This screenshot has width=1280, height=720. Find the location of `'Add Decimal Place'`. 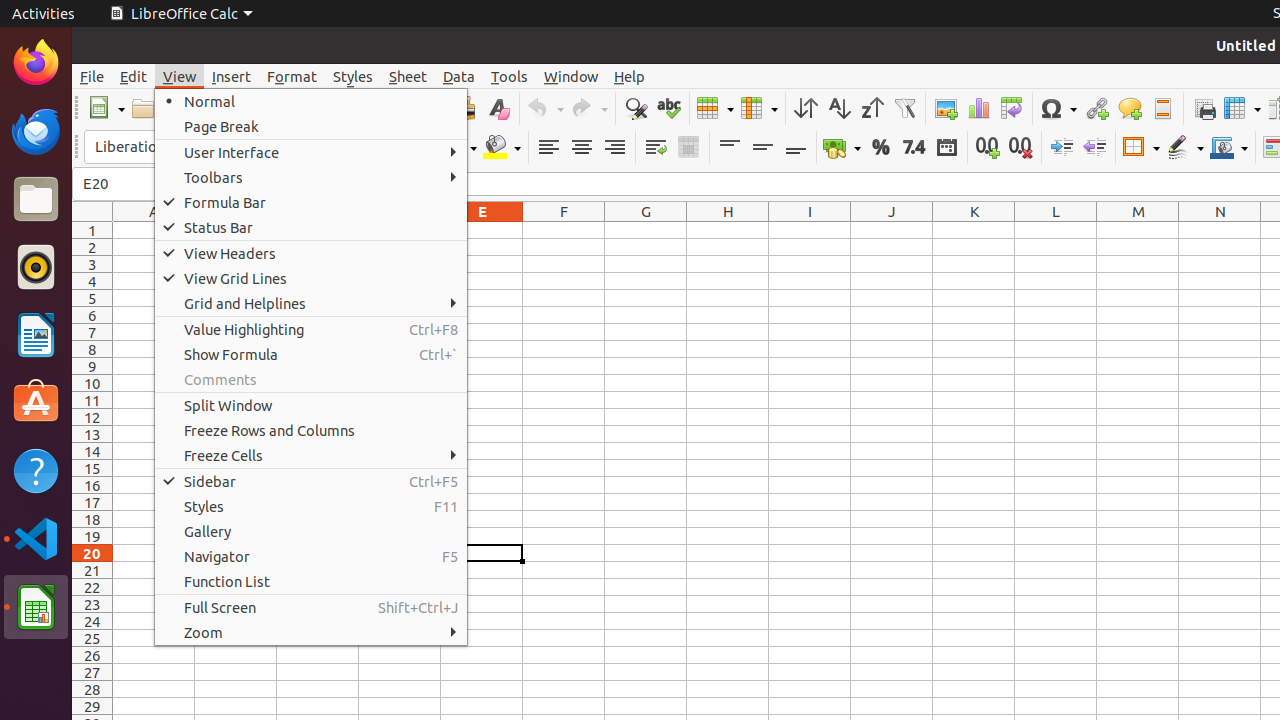

'Add Decimal Place' is located at coordinates (987, 146).